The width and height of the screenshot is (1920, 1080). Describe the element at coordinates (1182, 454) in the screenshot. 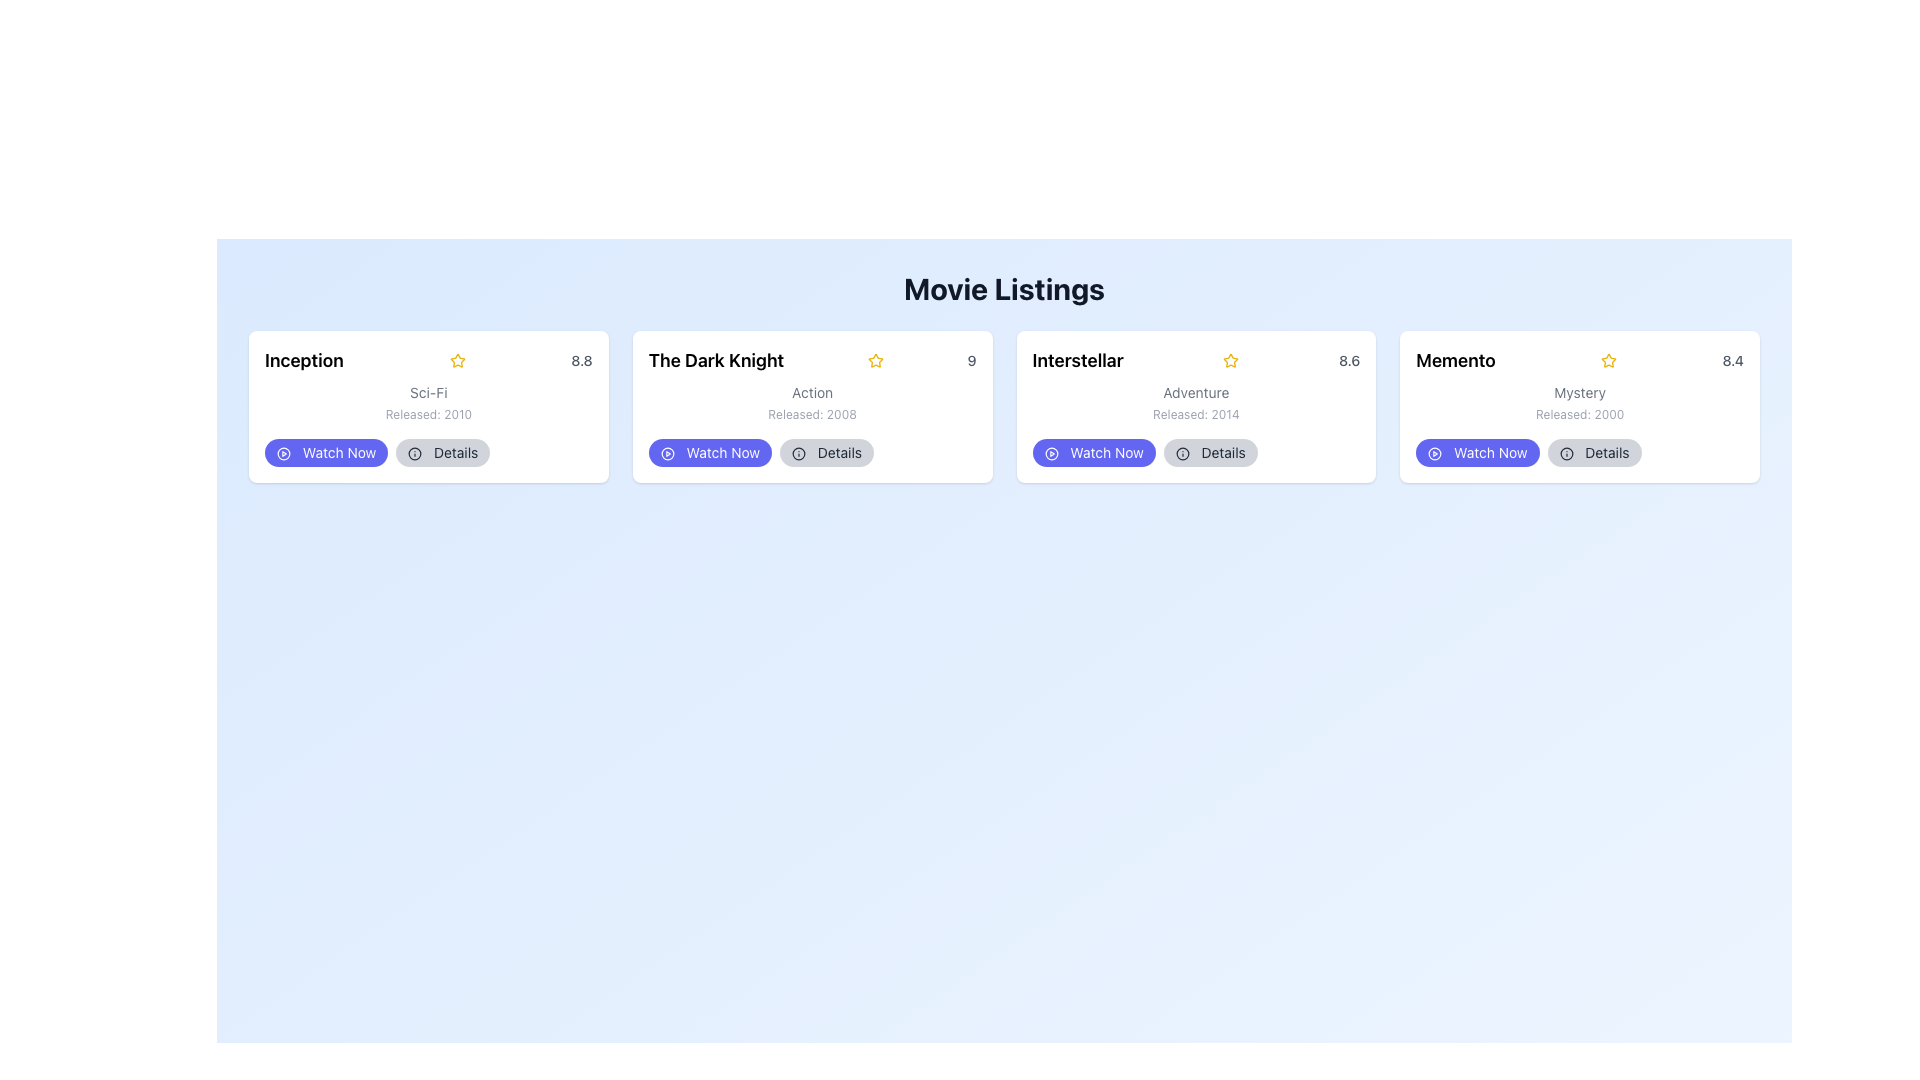

I see `the information icon inside the 'Details' button at the bottom of the 'Interstellar' movie card, which is styled with a circular outline and an 'i' symbol` at that location.